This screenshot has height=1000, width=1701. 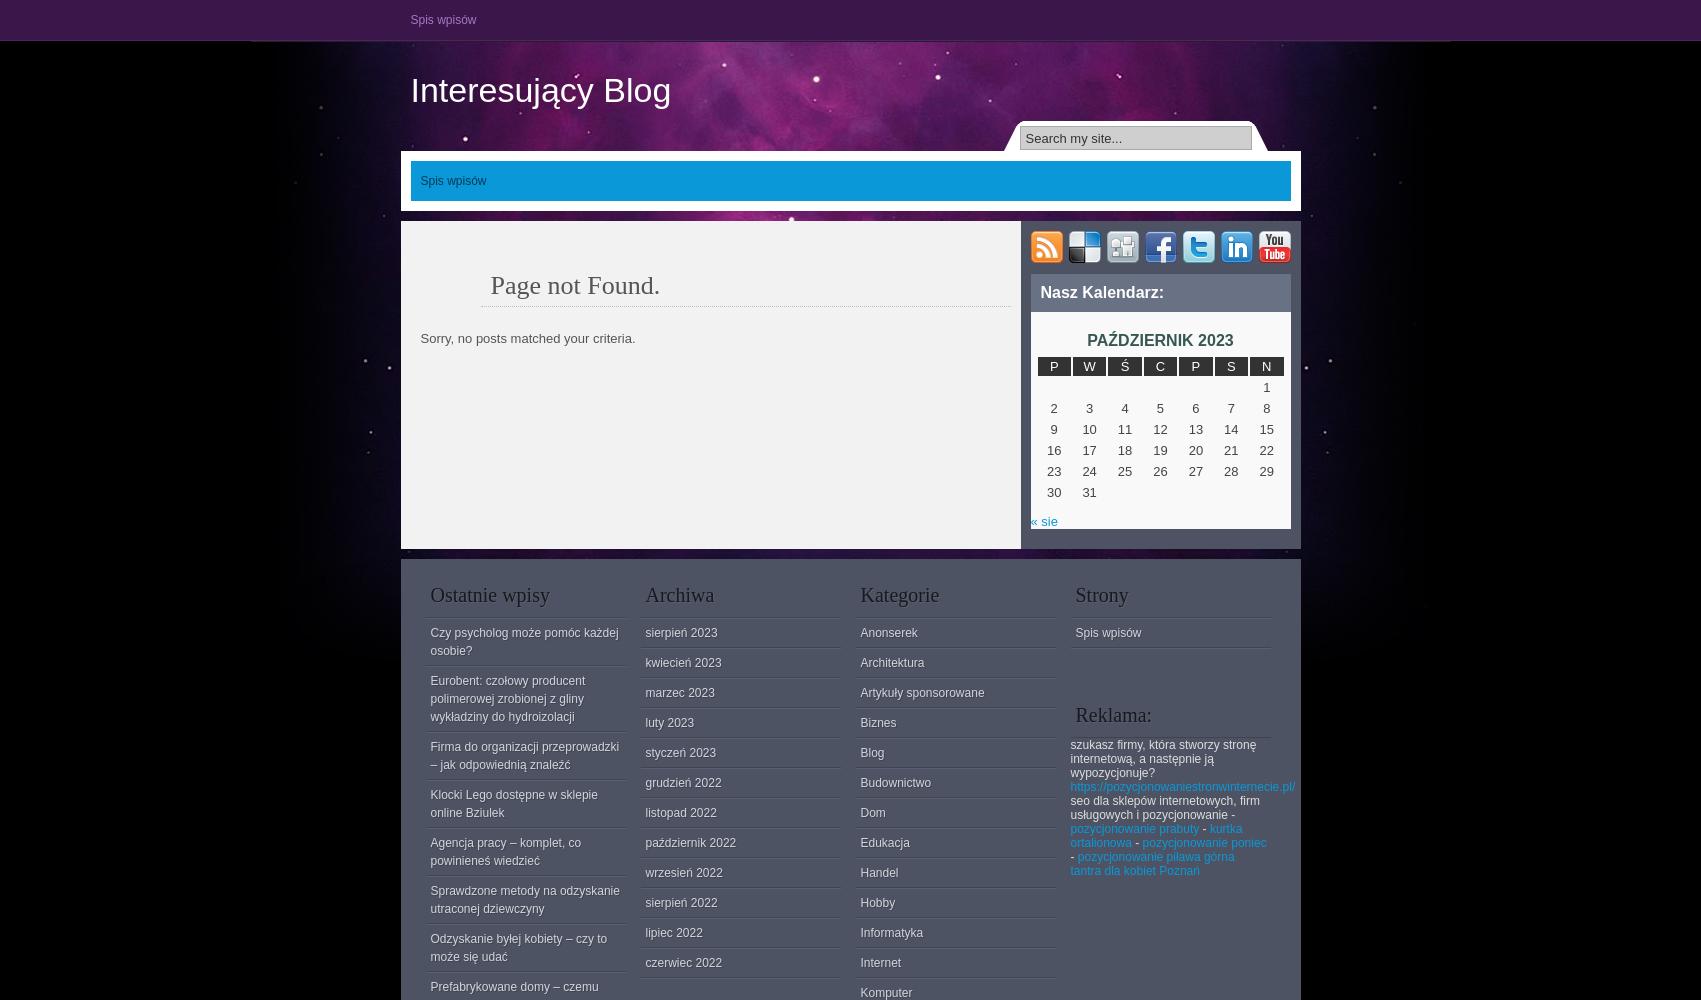 What do you see at coordinates (1226, 365) in the screenshot?
I see `'S'` at bounding box center [1226, 365].